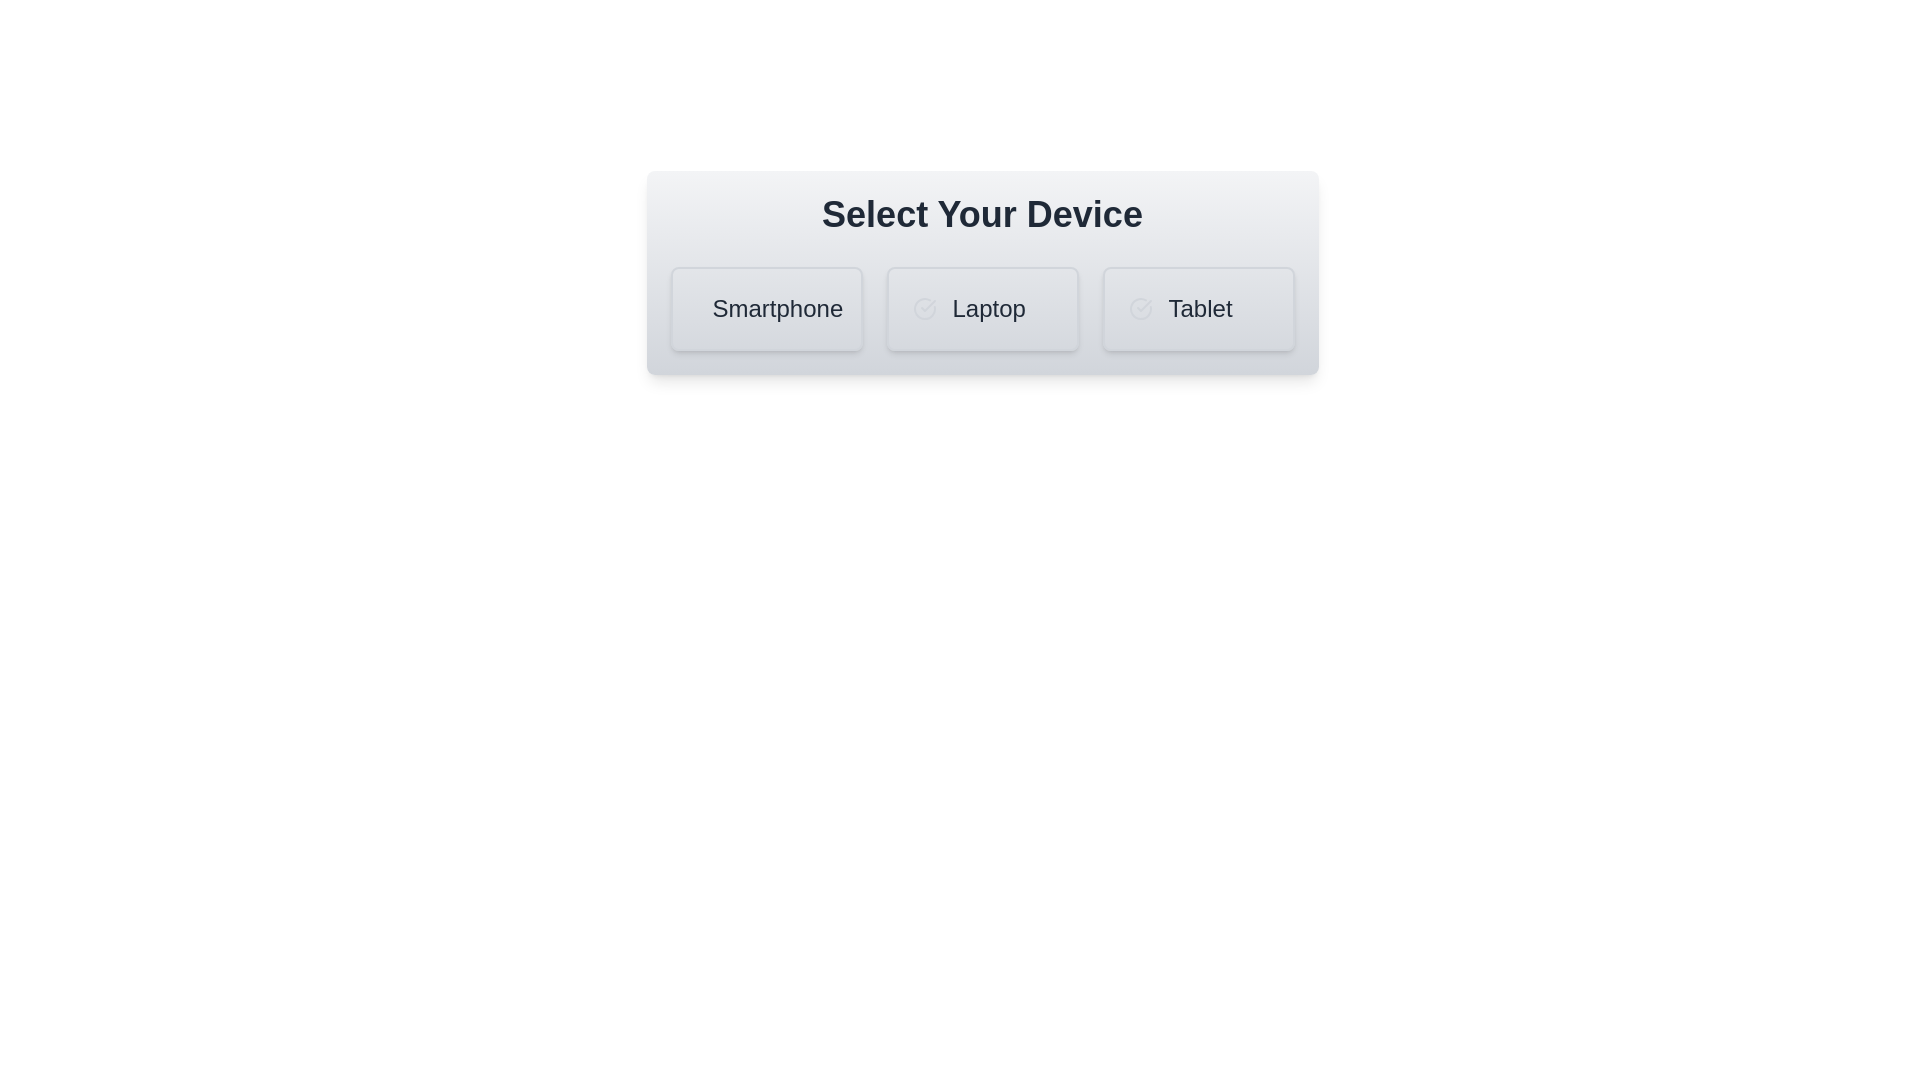 This screenshot has height=1080, width=1920. What do you see at coordinates (923, 308) in the screenshot?
I see `the 'Laptop' button, which contains a circular graphical component indicating status or feature` at bounding box center [923, 308].